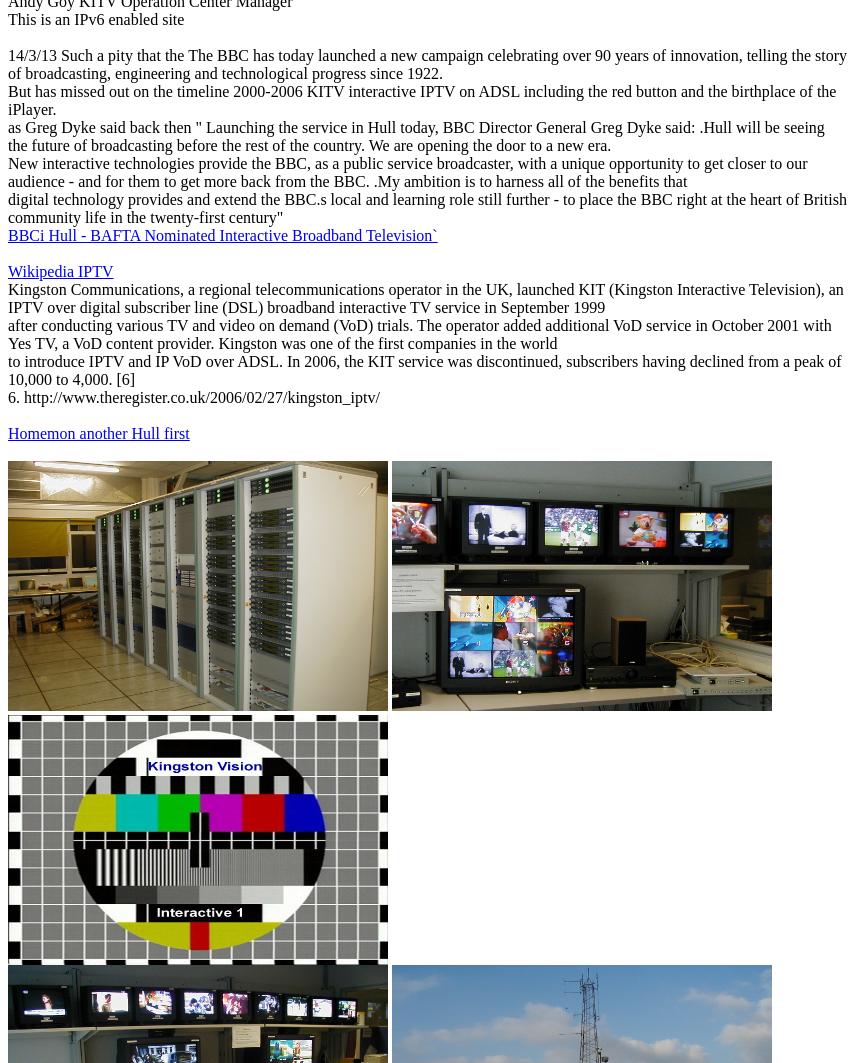 The image size is (856, 1063). Describe the element at coordinates (421, 99) in the screenshot. I see `'But has missed out on the timeline 2000-2006  KITV interactive IPTV on ADSL including the red button 
and the birthplace of the iPlayer.'` at that location.